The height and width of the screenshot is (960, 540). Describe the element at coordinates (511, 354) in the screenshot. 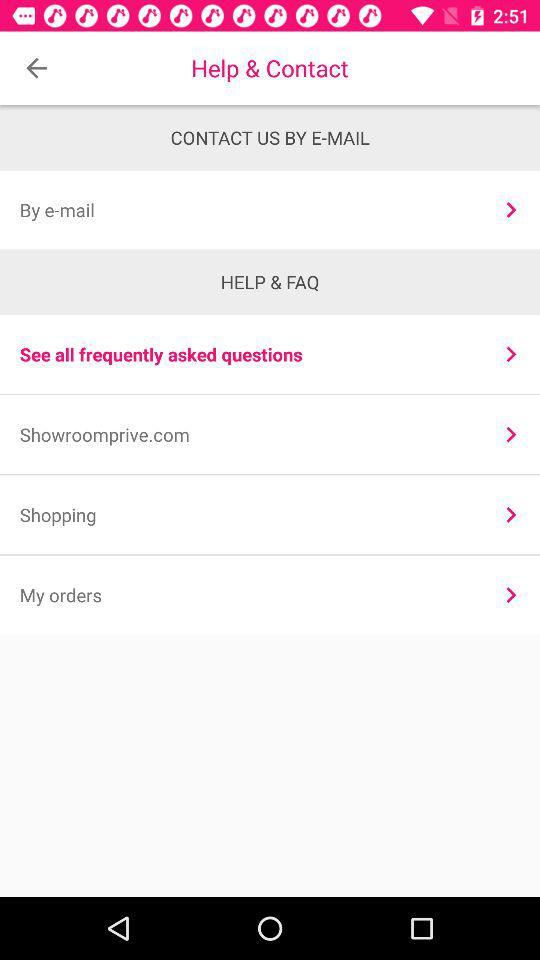

I see `icon to the right of see all frequently icon` at that location.